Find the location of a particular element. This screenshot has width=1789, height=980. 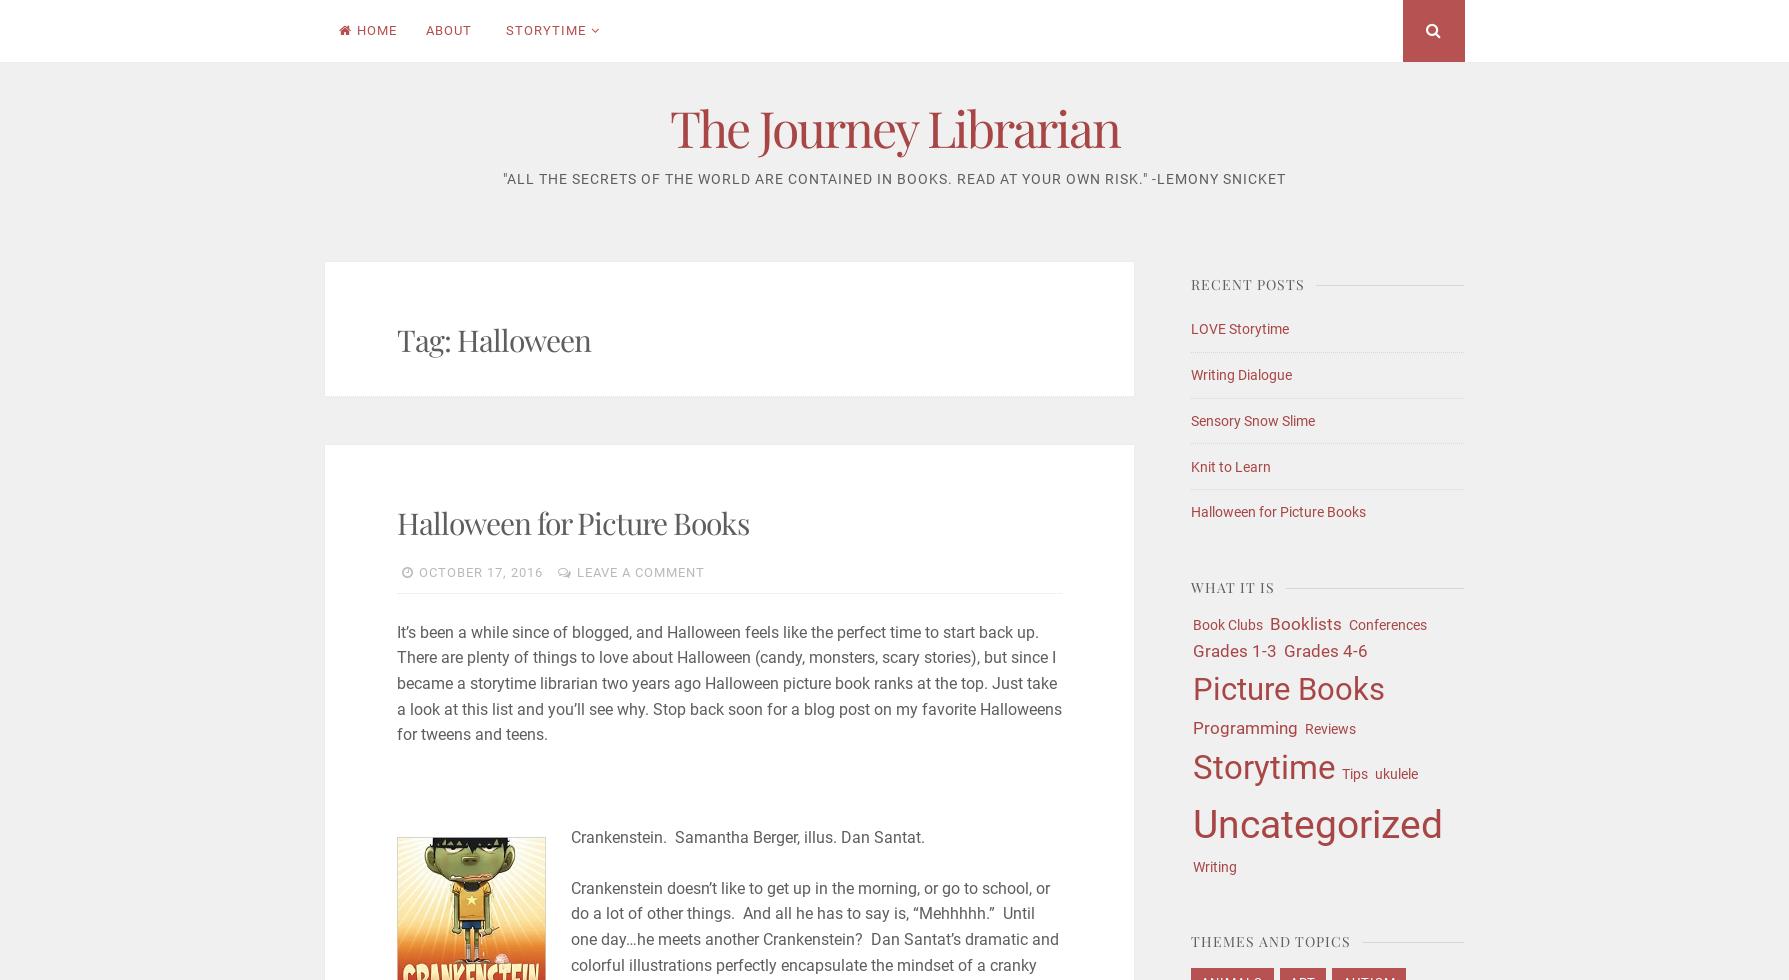

'Book Clubs' is located at coordinates (1227, 623).